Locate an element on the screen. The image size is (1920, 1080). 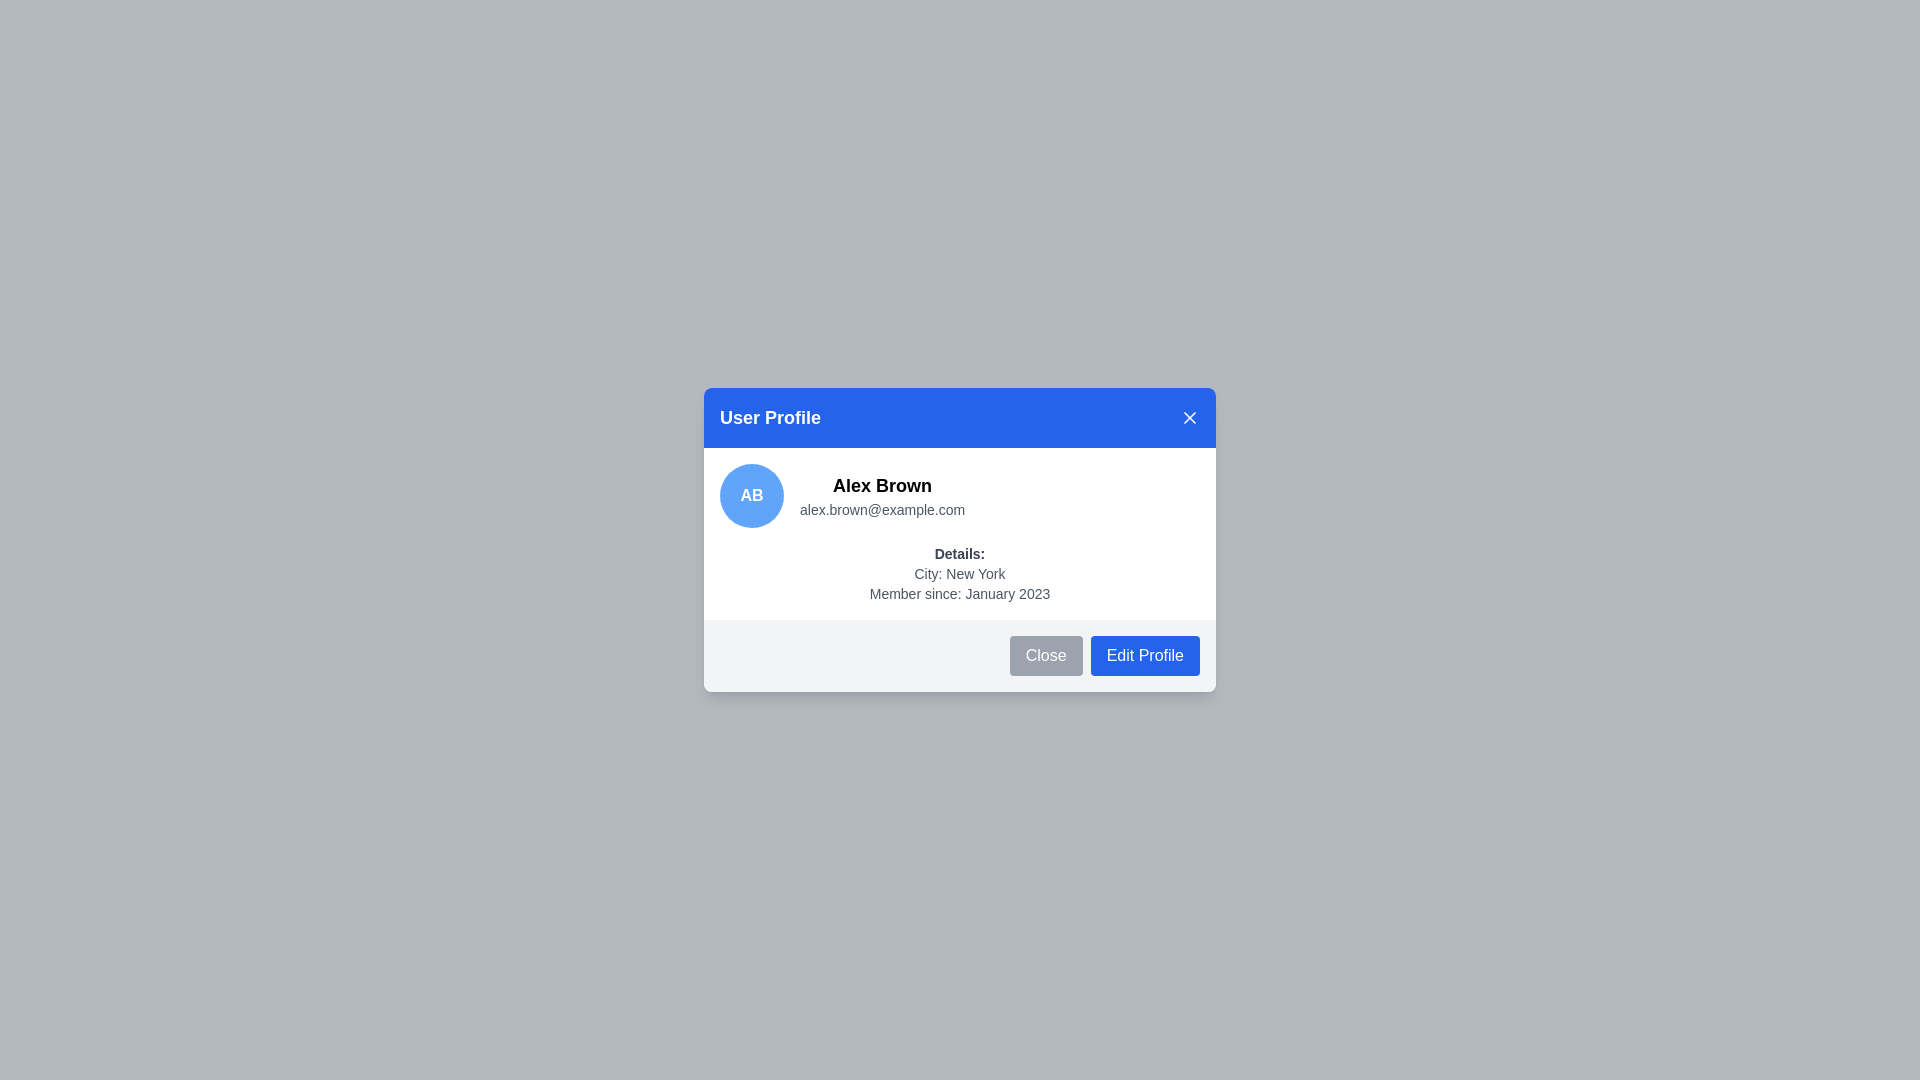
the close button with an 'X' icon at the top-right corner of the 'User Profile' modal header is located at coordinates (1190, 416).